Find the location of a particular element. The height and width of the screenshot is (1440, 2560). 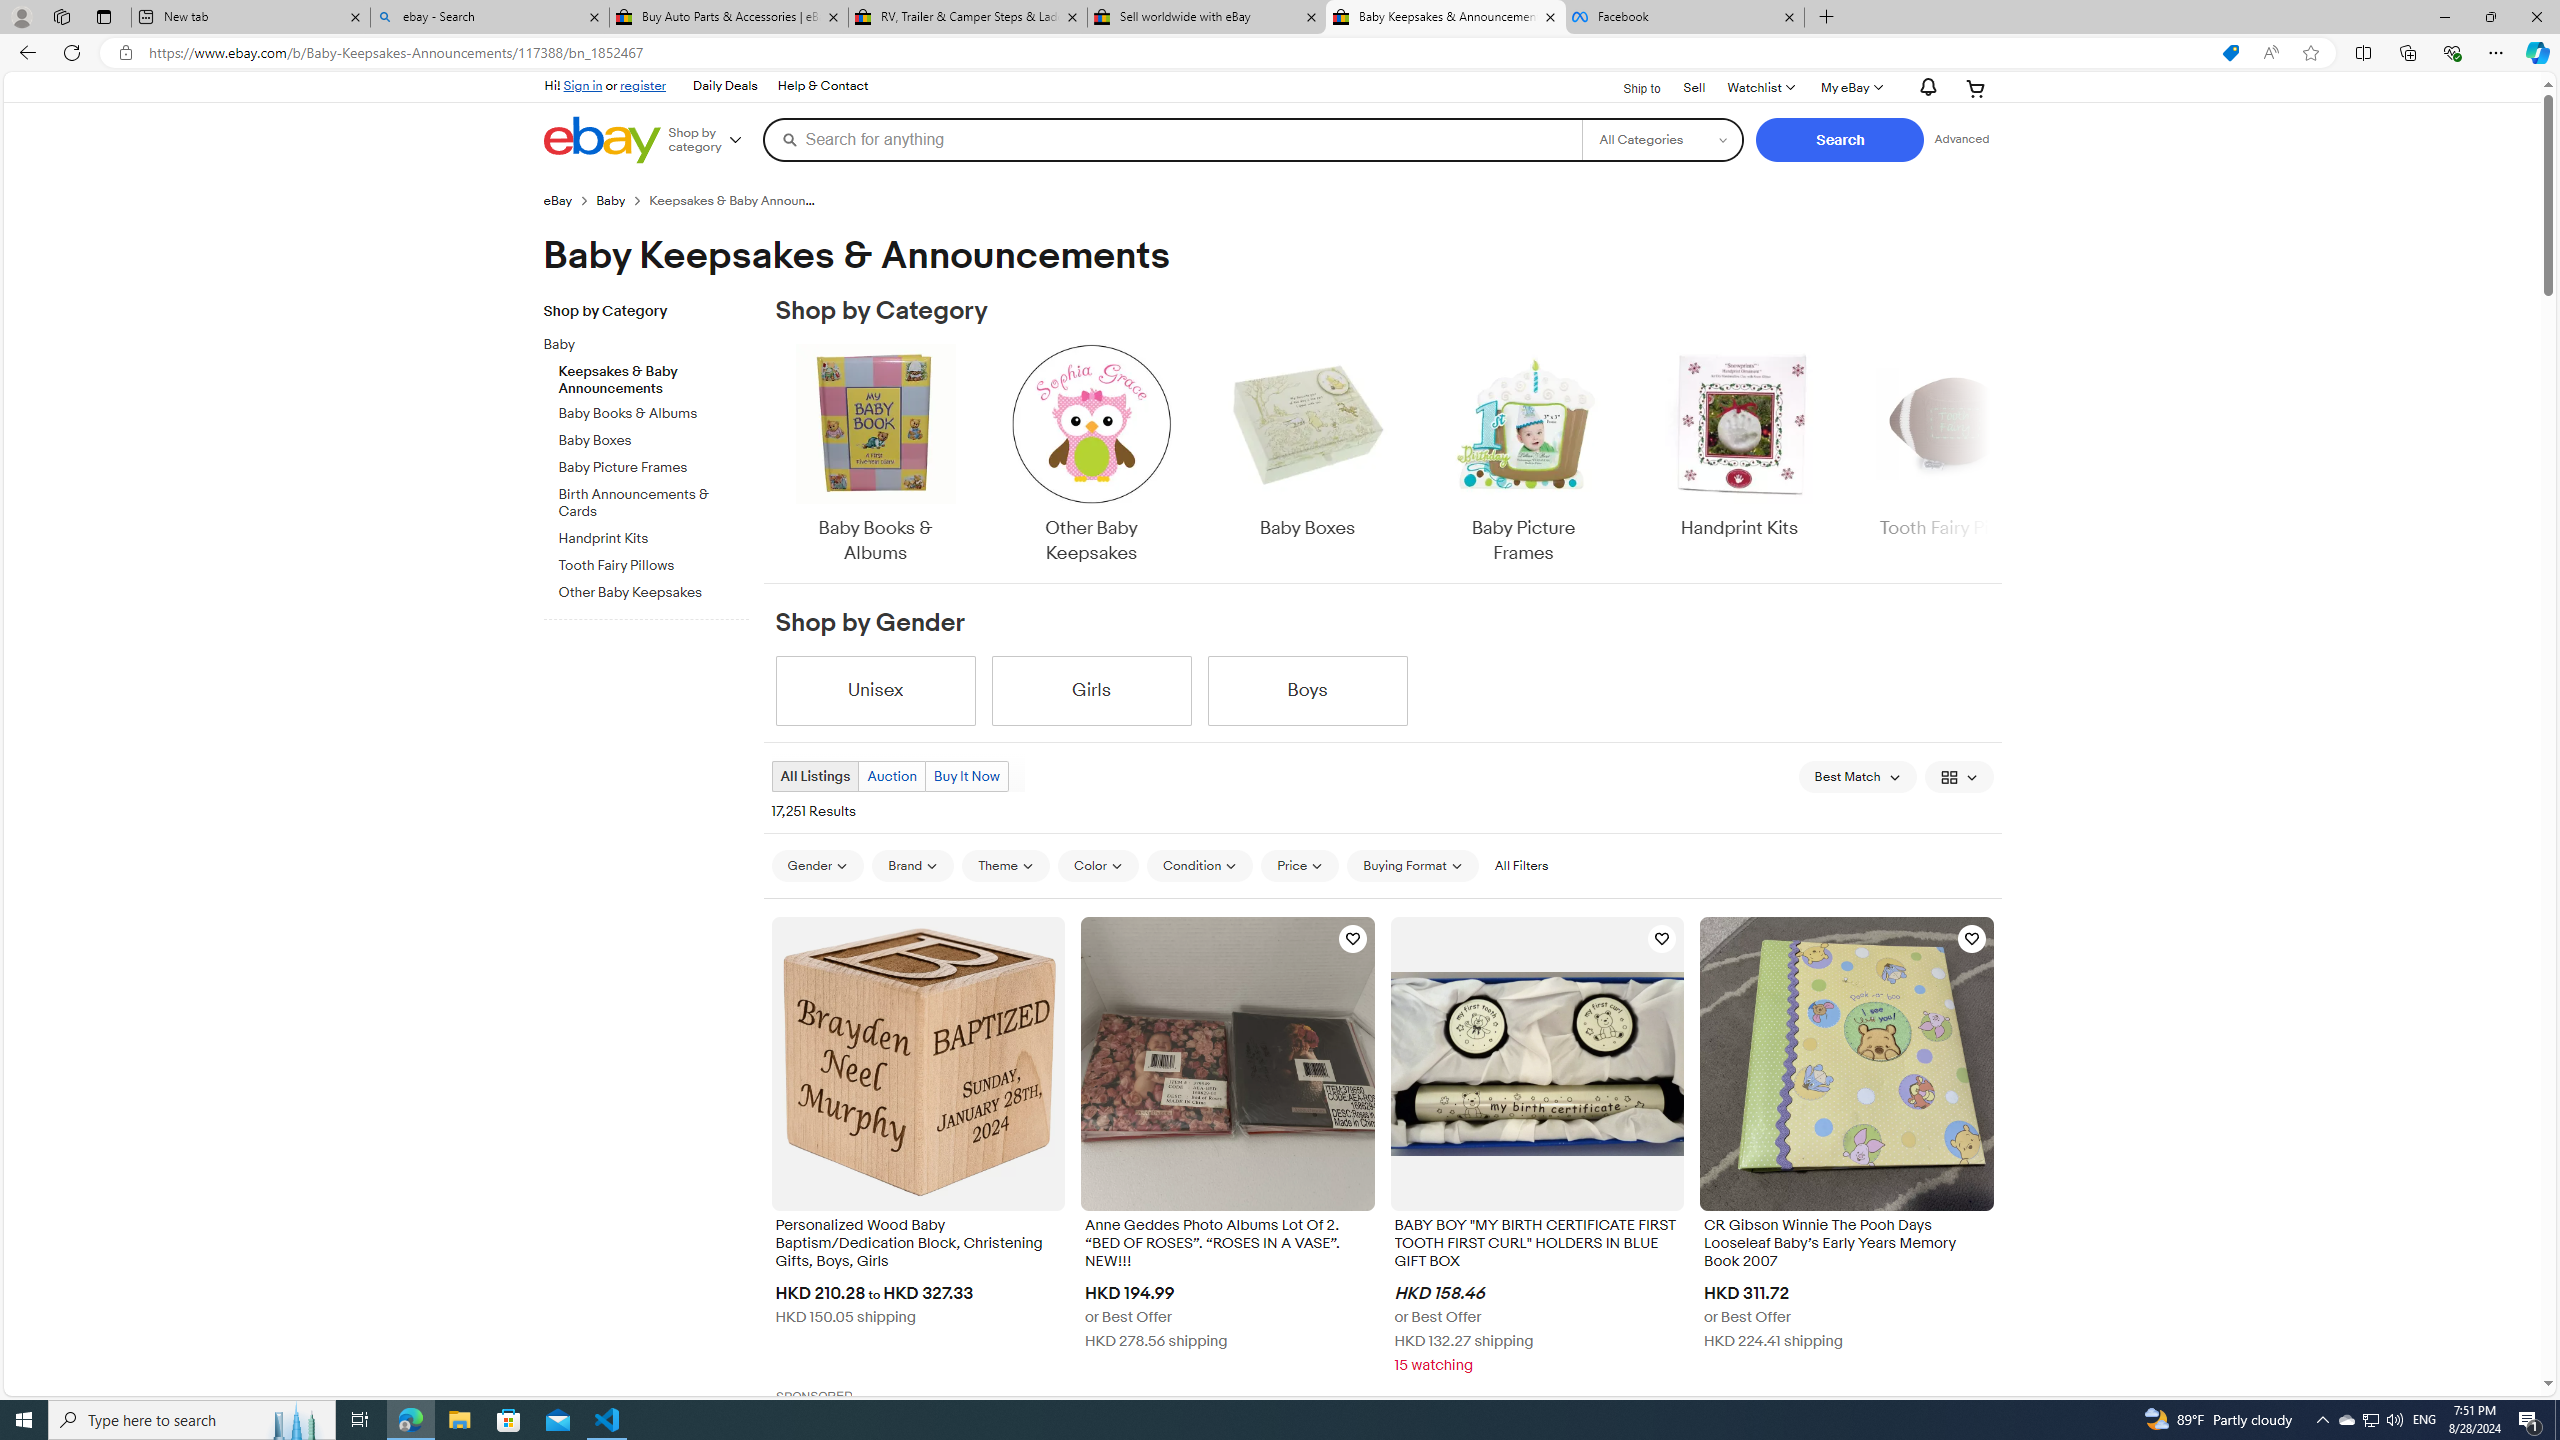

'Help & Contact' is located at coordinates (823, 87).